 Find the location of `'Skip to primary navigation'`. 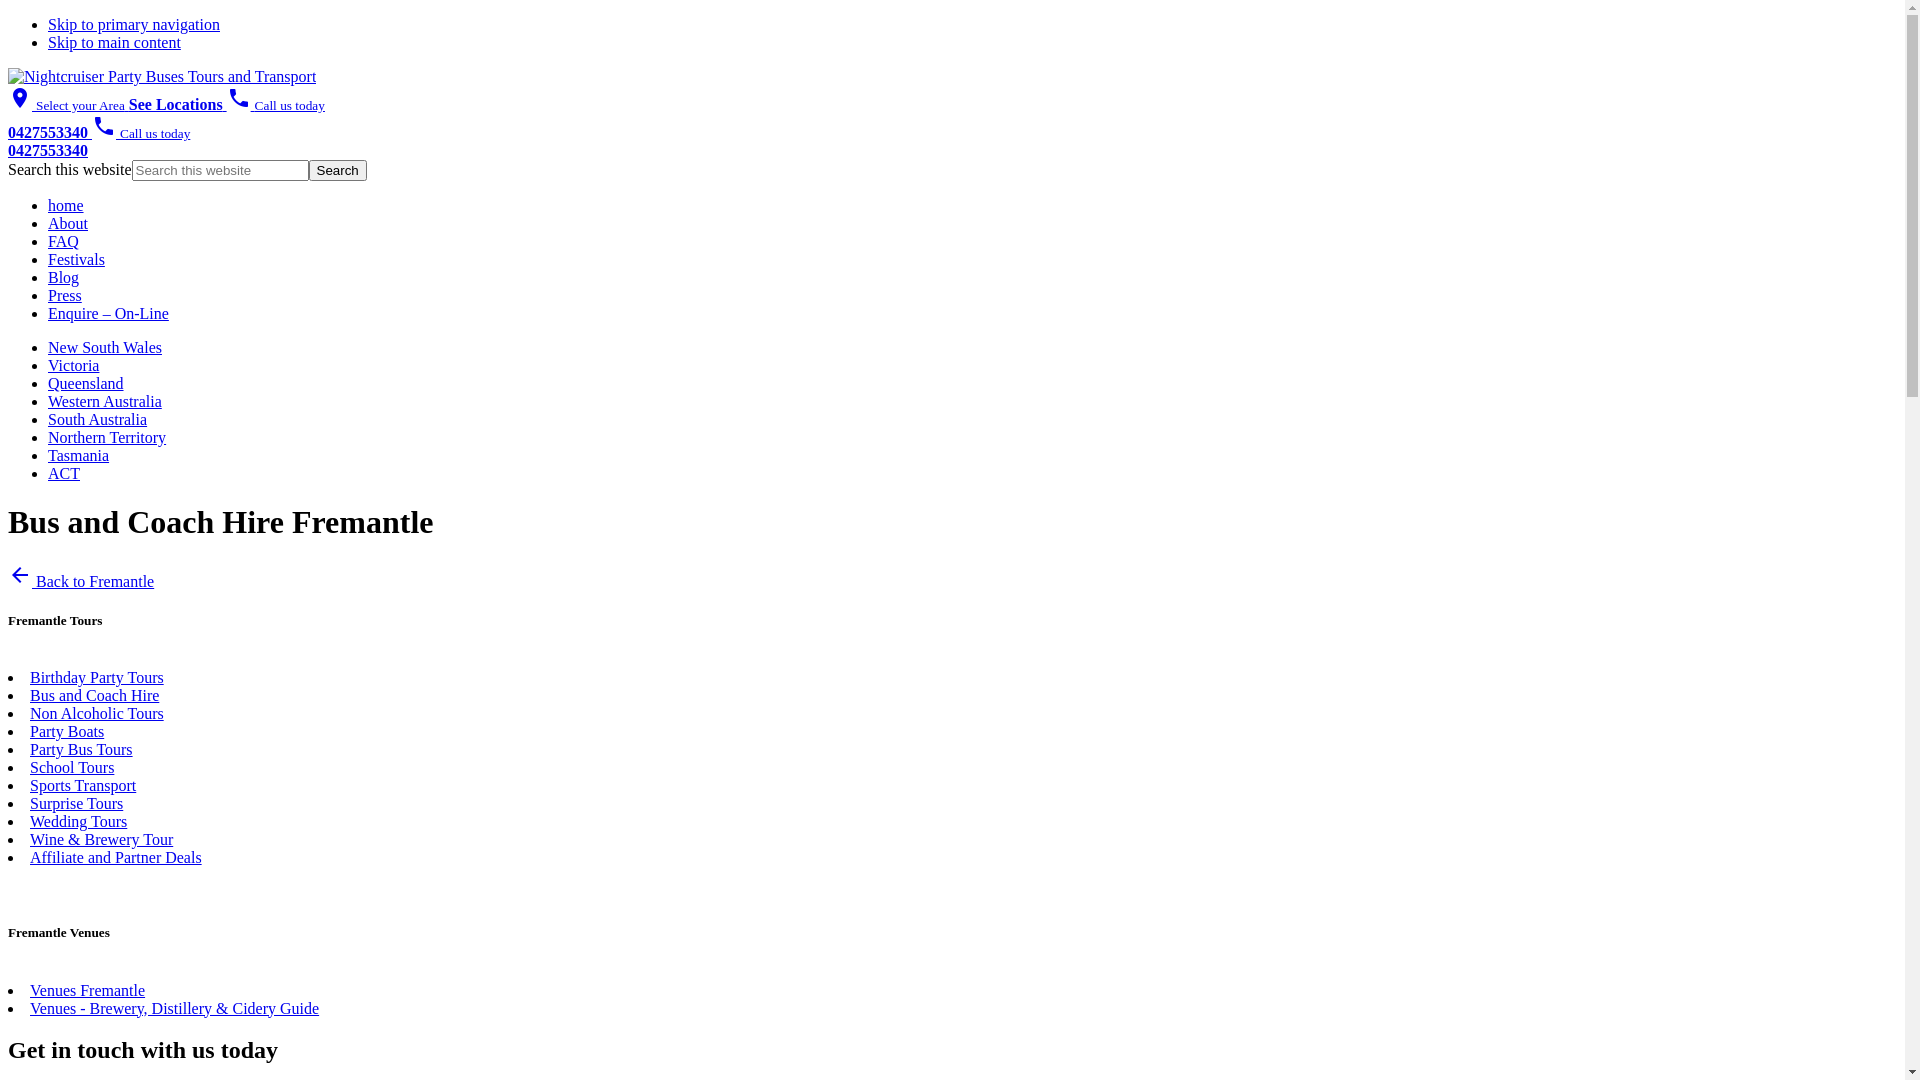

'Skip to primary navigation' is located at coordinates (133, 24).